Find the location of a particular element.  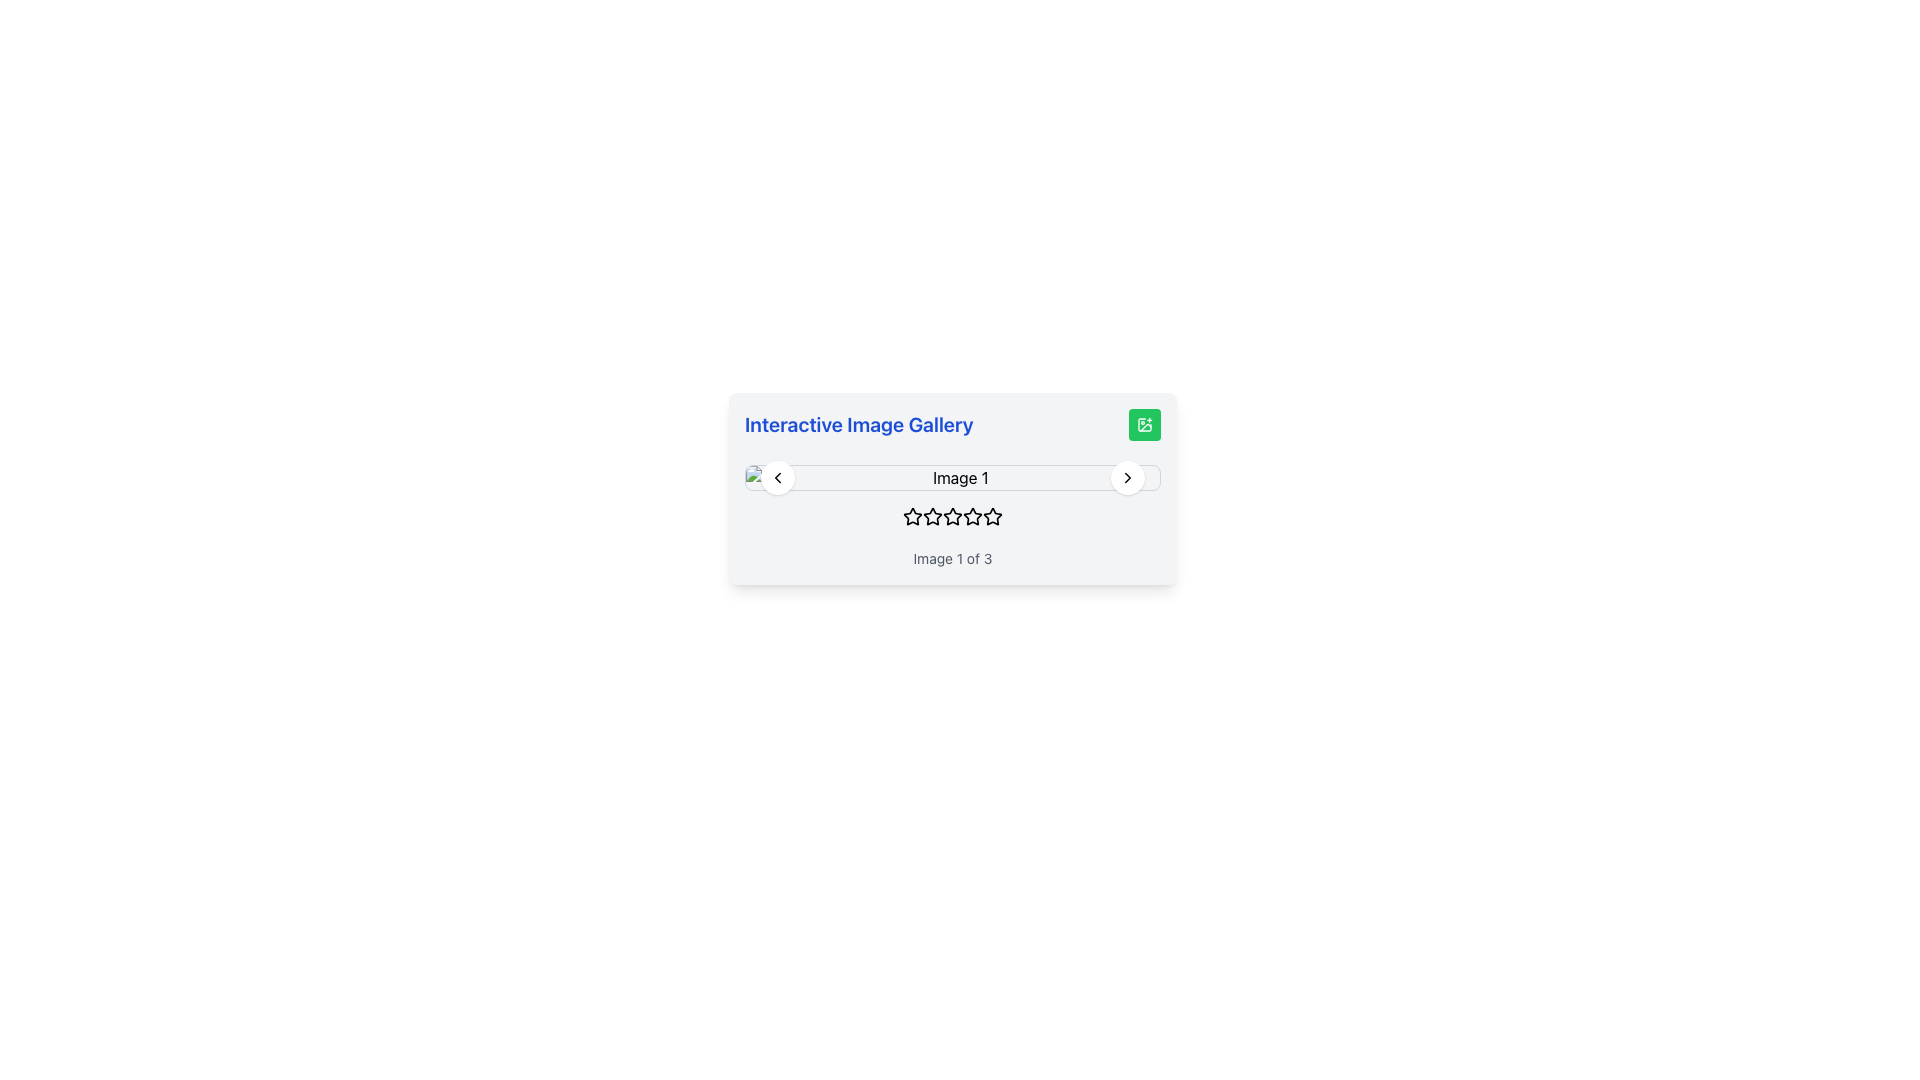

the third star icon in the rating system to set a rating for the image is located at coordinates (931, 515).